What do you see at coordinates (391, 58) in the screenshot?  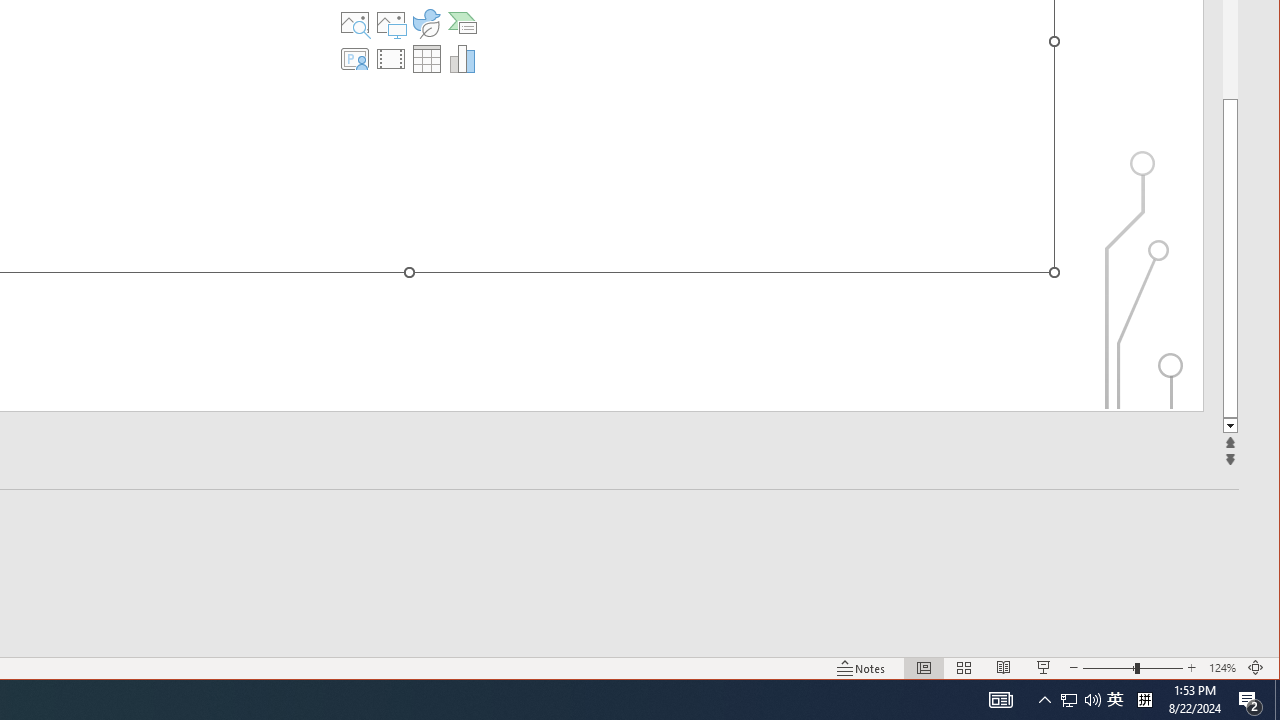 I see `'Insert Video'` at bounding box center [391, 58].